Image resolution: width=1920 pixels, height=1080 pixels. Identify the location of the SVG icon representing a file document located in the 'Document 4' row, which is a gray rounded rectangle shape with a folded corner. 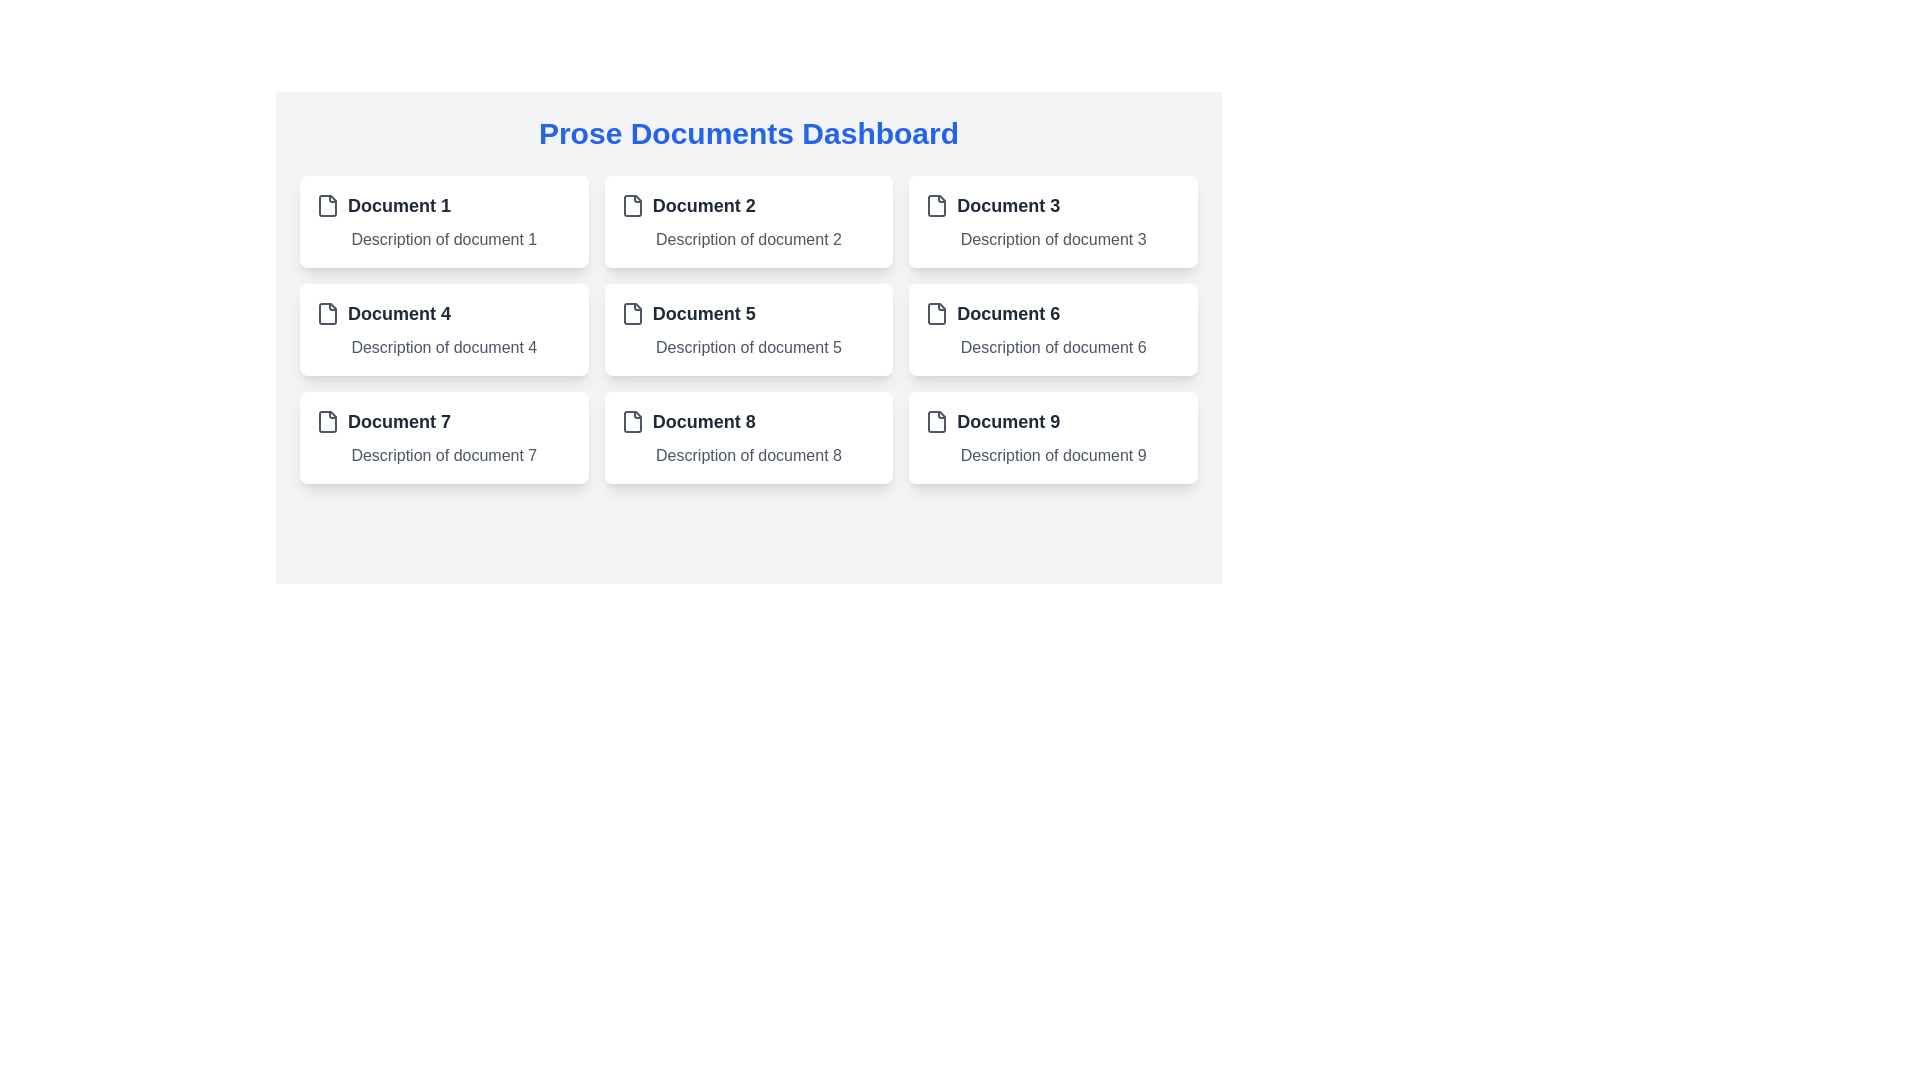
(327, 313).